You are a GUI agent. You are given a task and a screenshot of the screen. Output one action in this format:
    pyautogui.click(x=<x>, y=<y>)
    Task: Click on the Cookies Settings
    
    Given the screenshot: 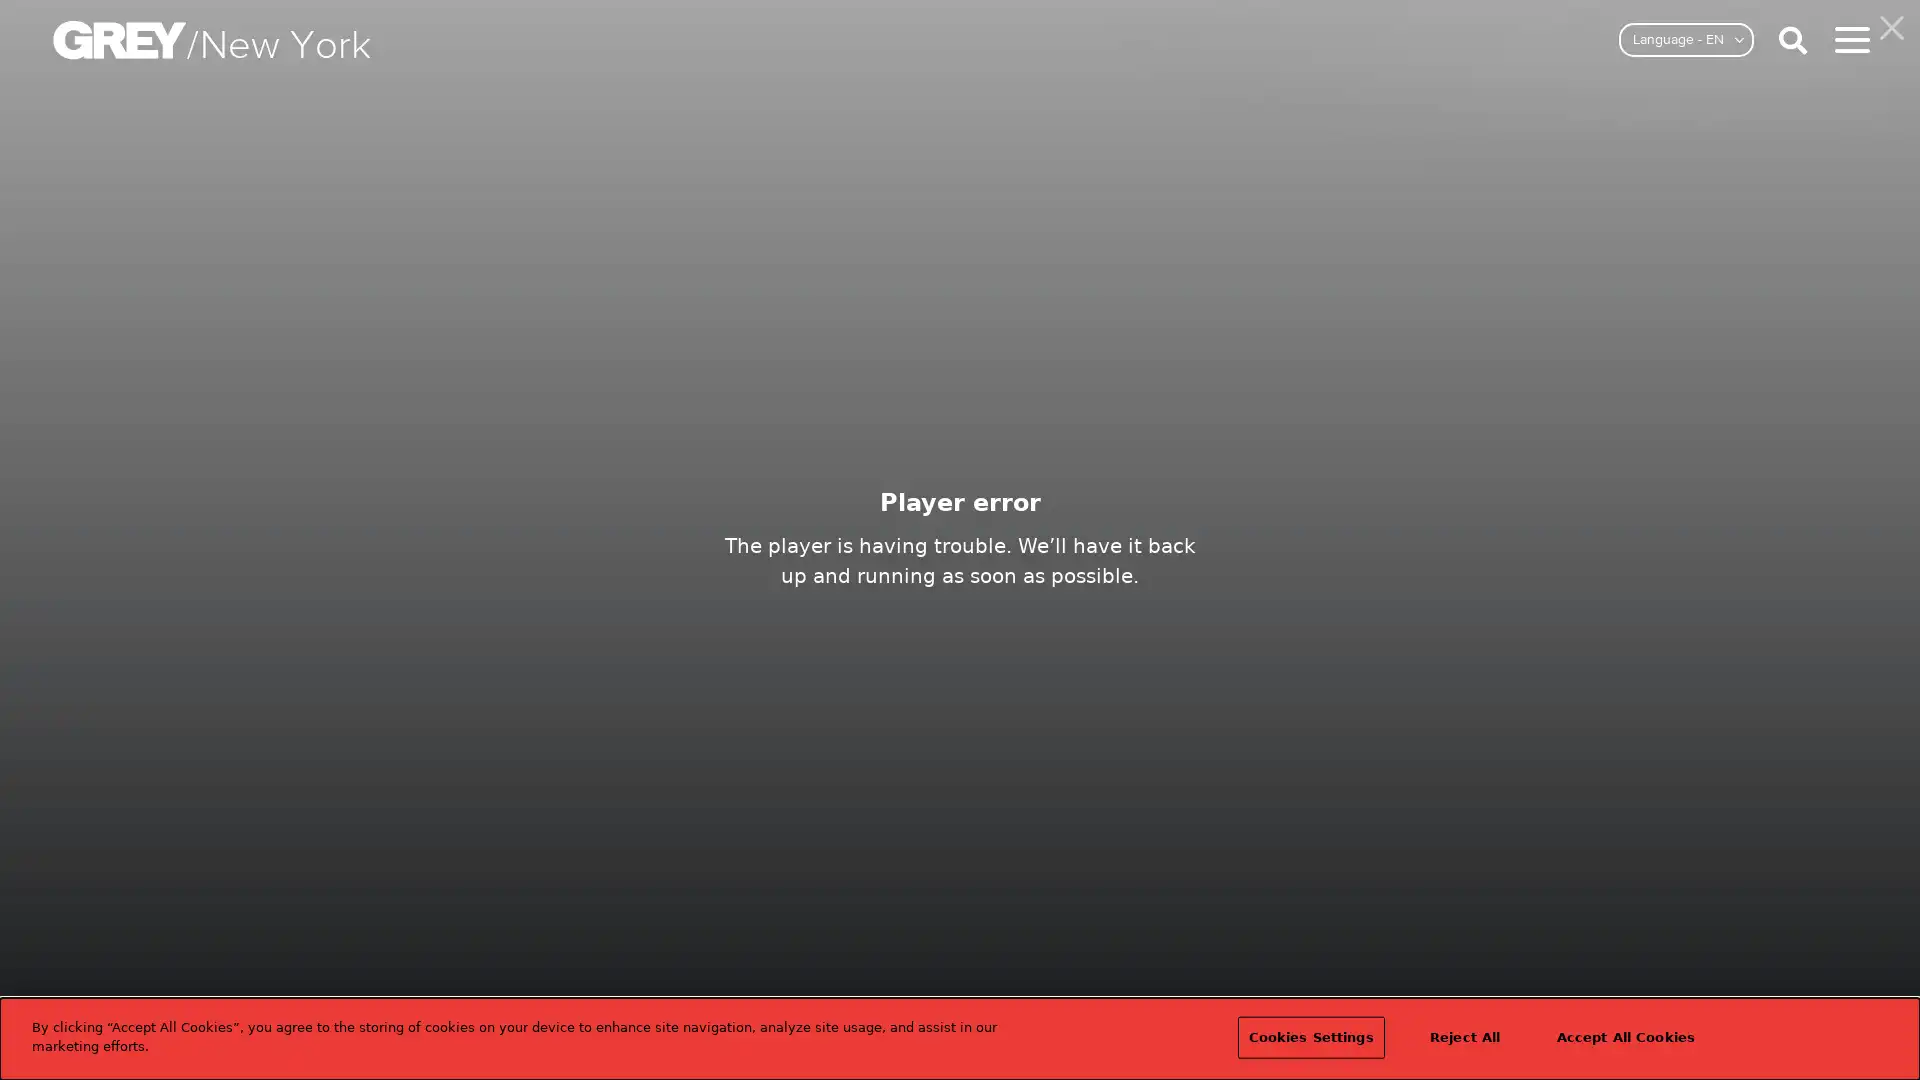 What is the action you would take?
    pyautogui.click(x=1310, y=1036)
    